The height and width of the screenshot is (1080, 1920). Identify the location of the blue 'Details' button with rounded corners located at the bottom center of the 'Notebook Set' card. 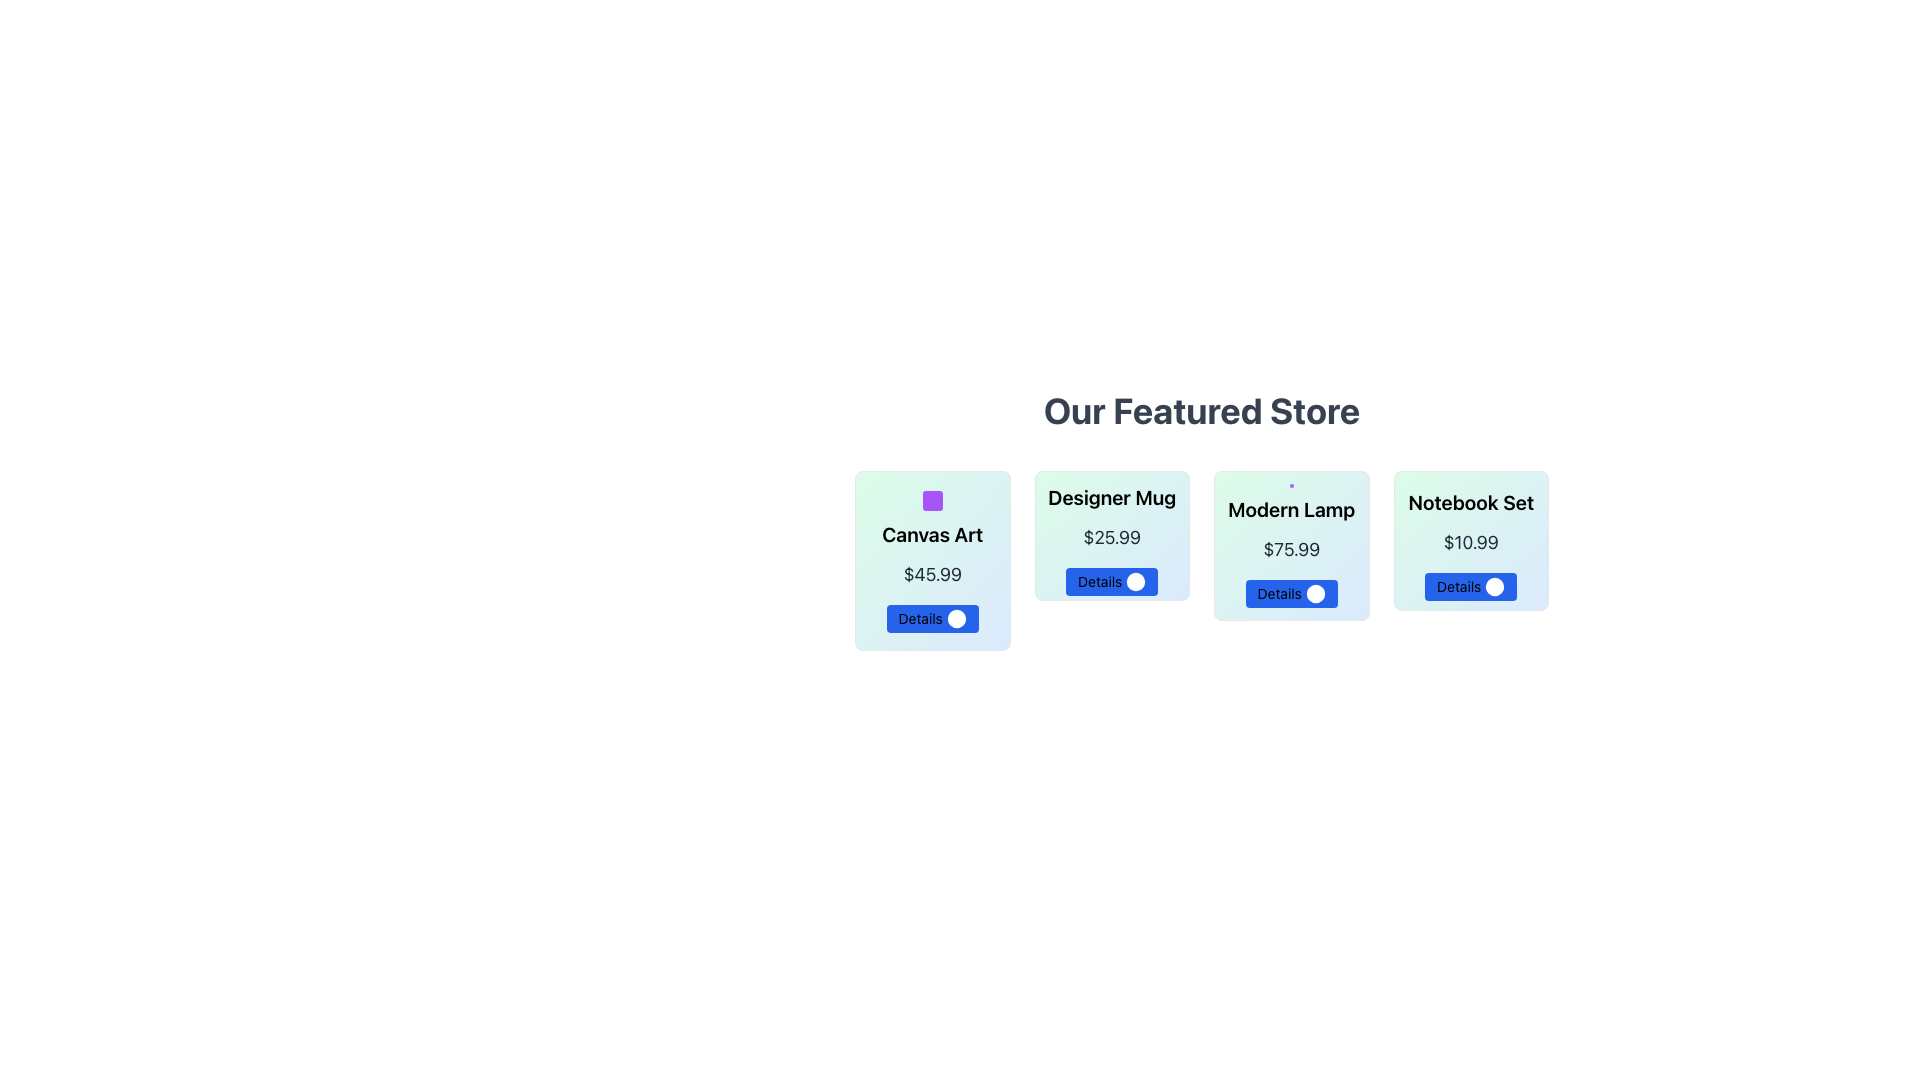
(1471, 585).